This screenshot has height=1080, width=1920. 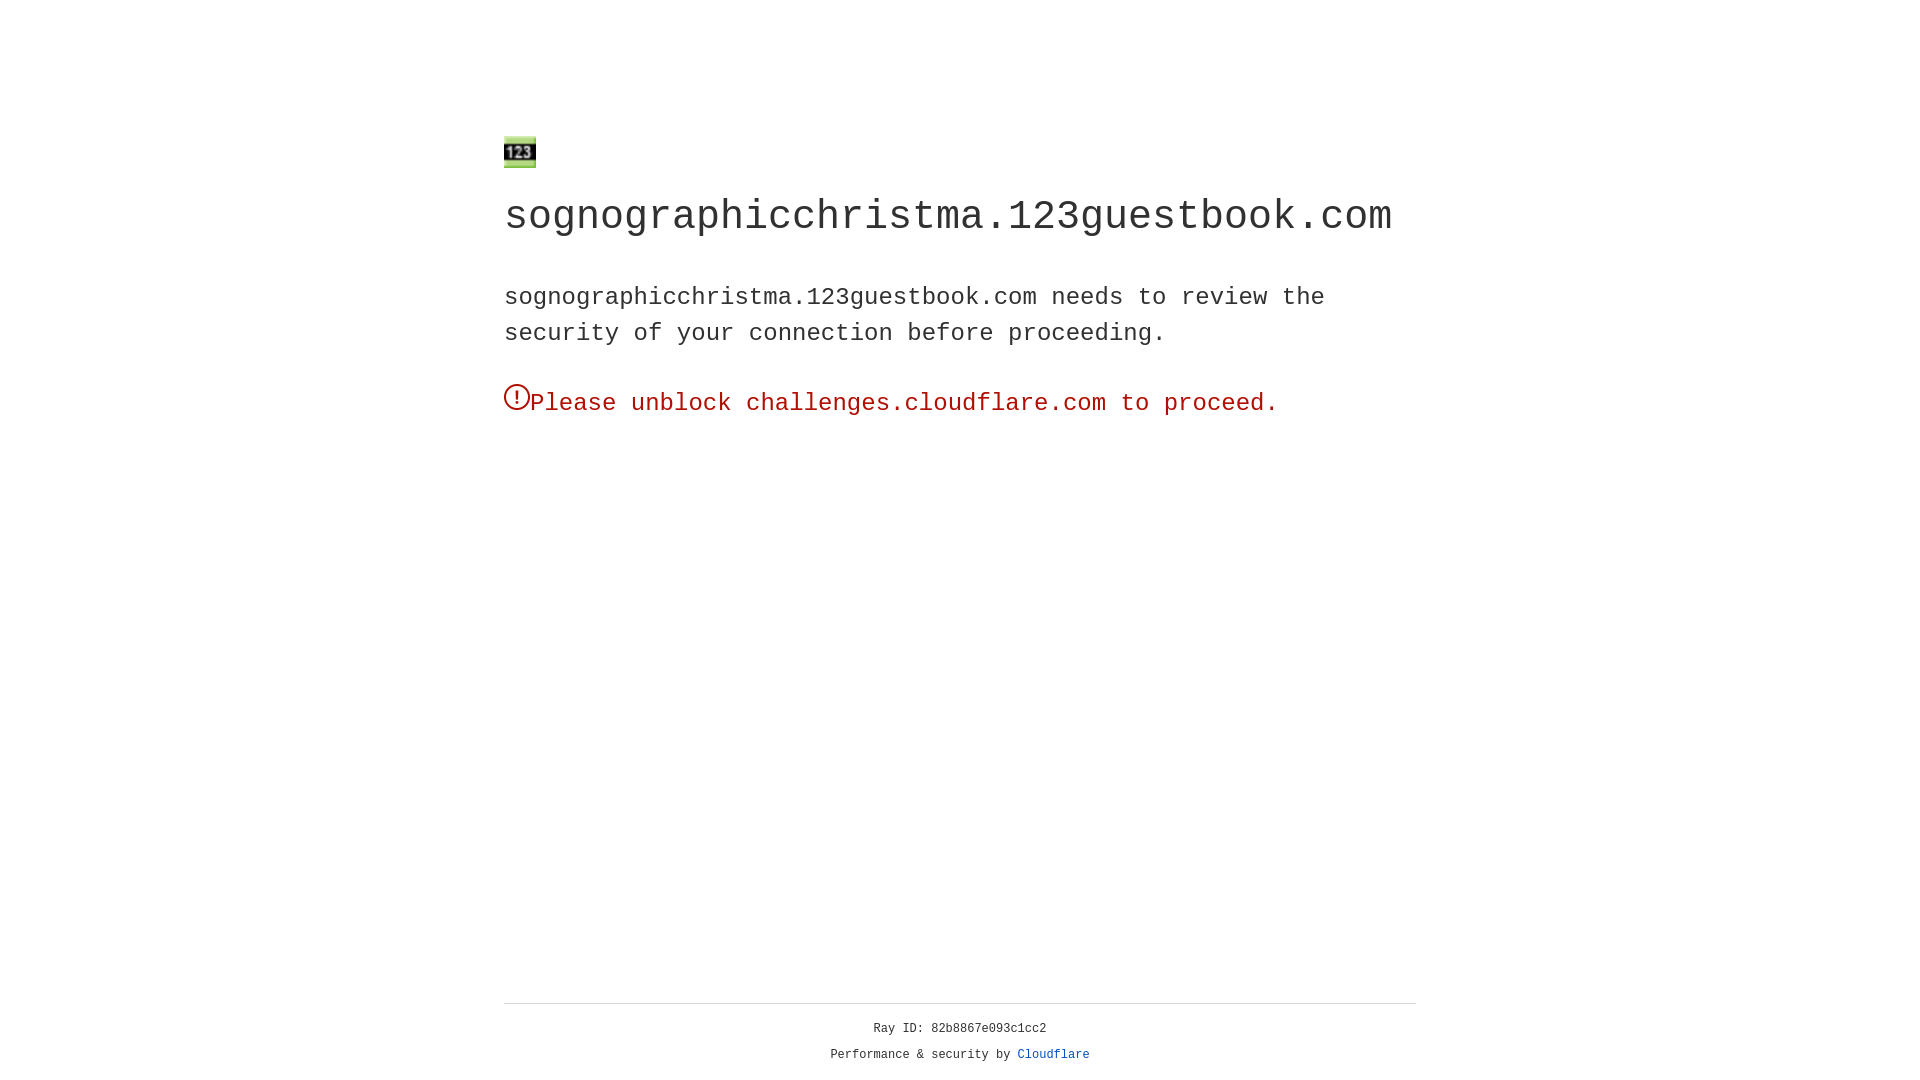 What do you see at coordinates (1053, 1054) in the screenshot?
I see `'Cloudflare'` at bounding box center [1053, 1054].